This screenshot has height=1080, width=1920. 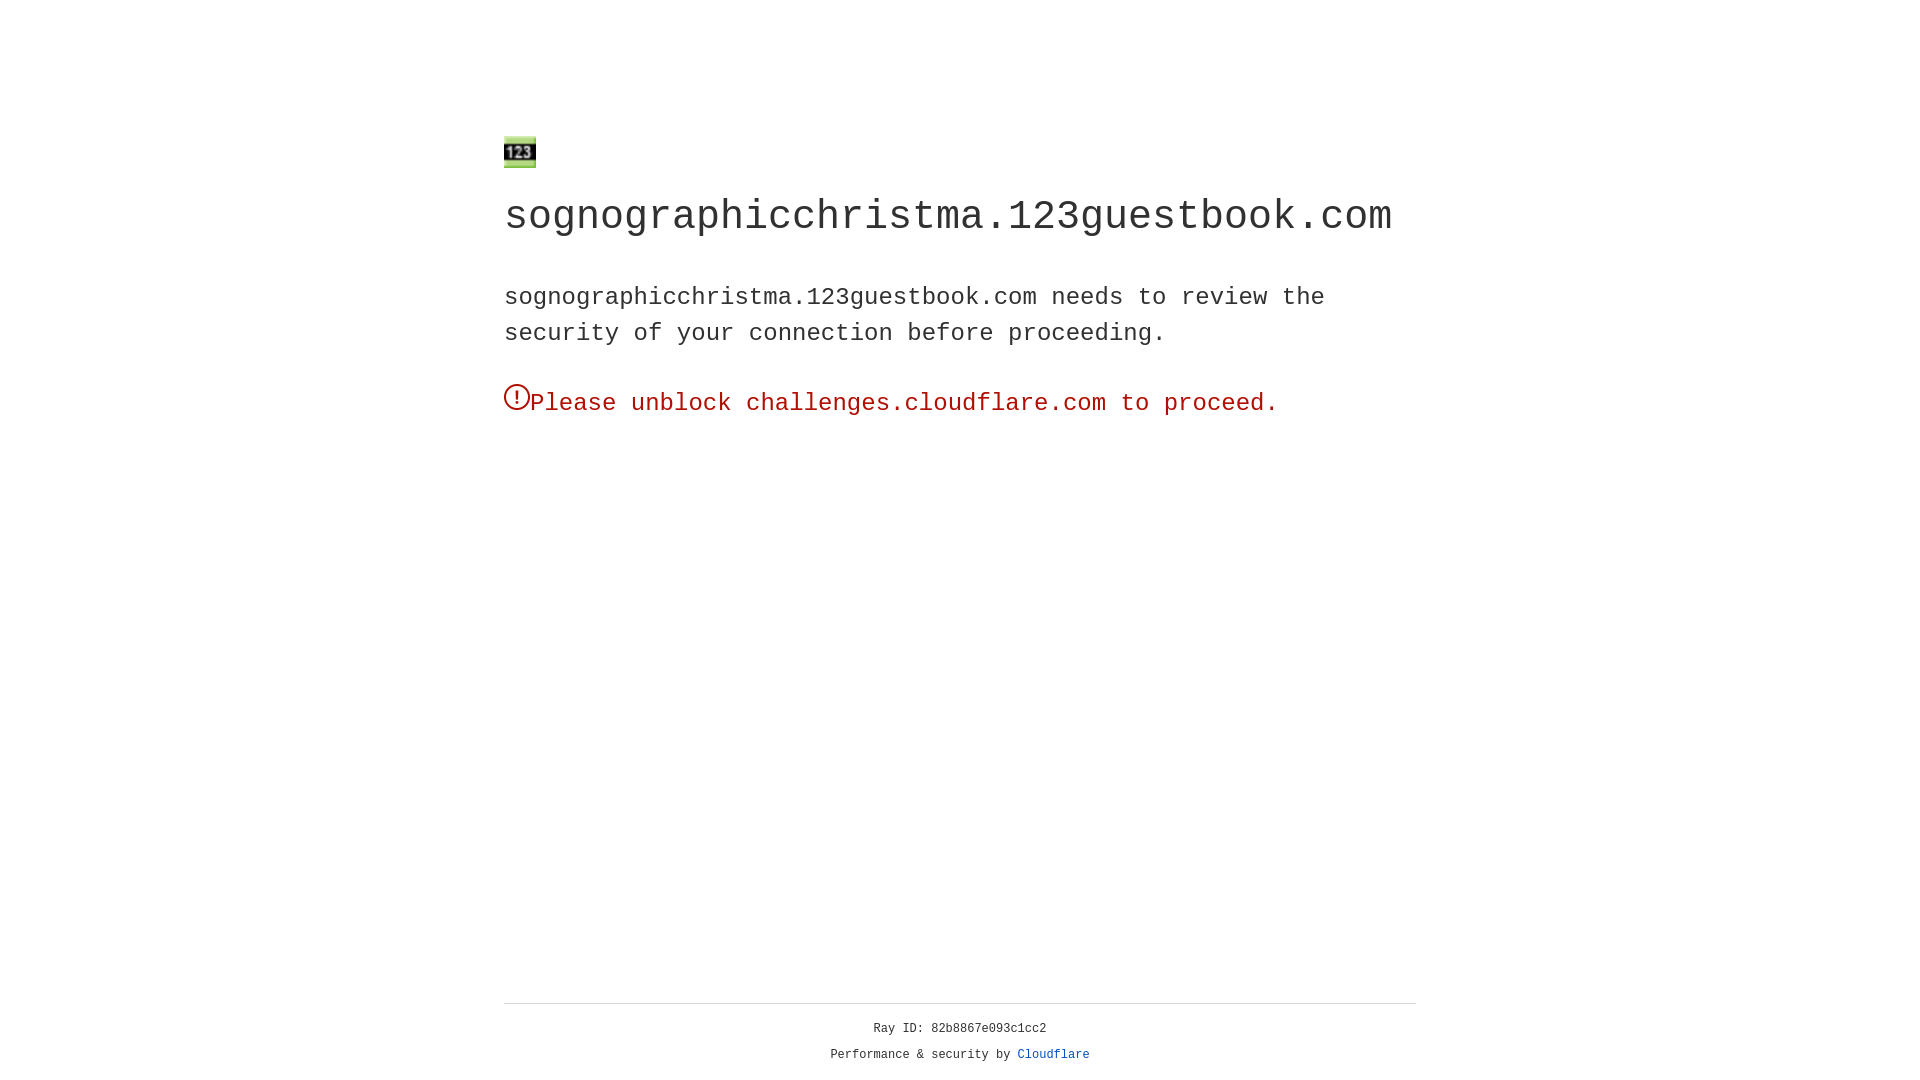 What do you see at coordinates (1053, 1054) in the screenshot?
I see `'Cloudflare'` at bounding box center [1053, 1054].